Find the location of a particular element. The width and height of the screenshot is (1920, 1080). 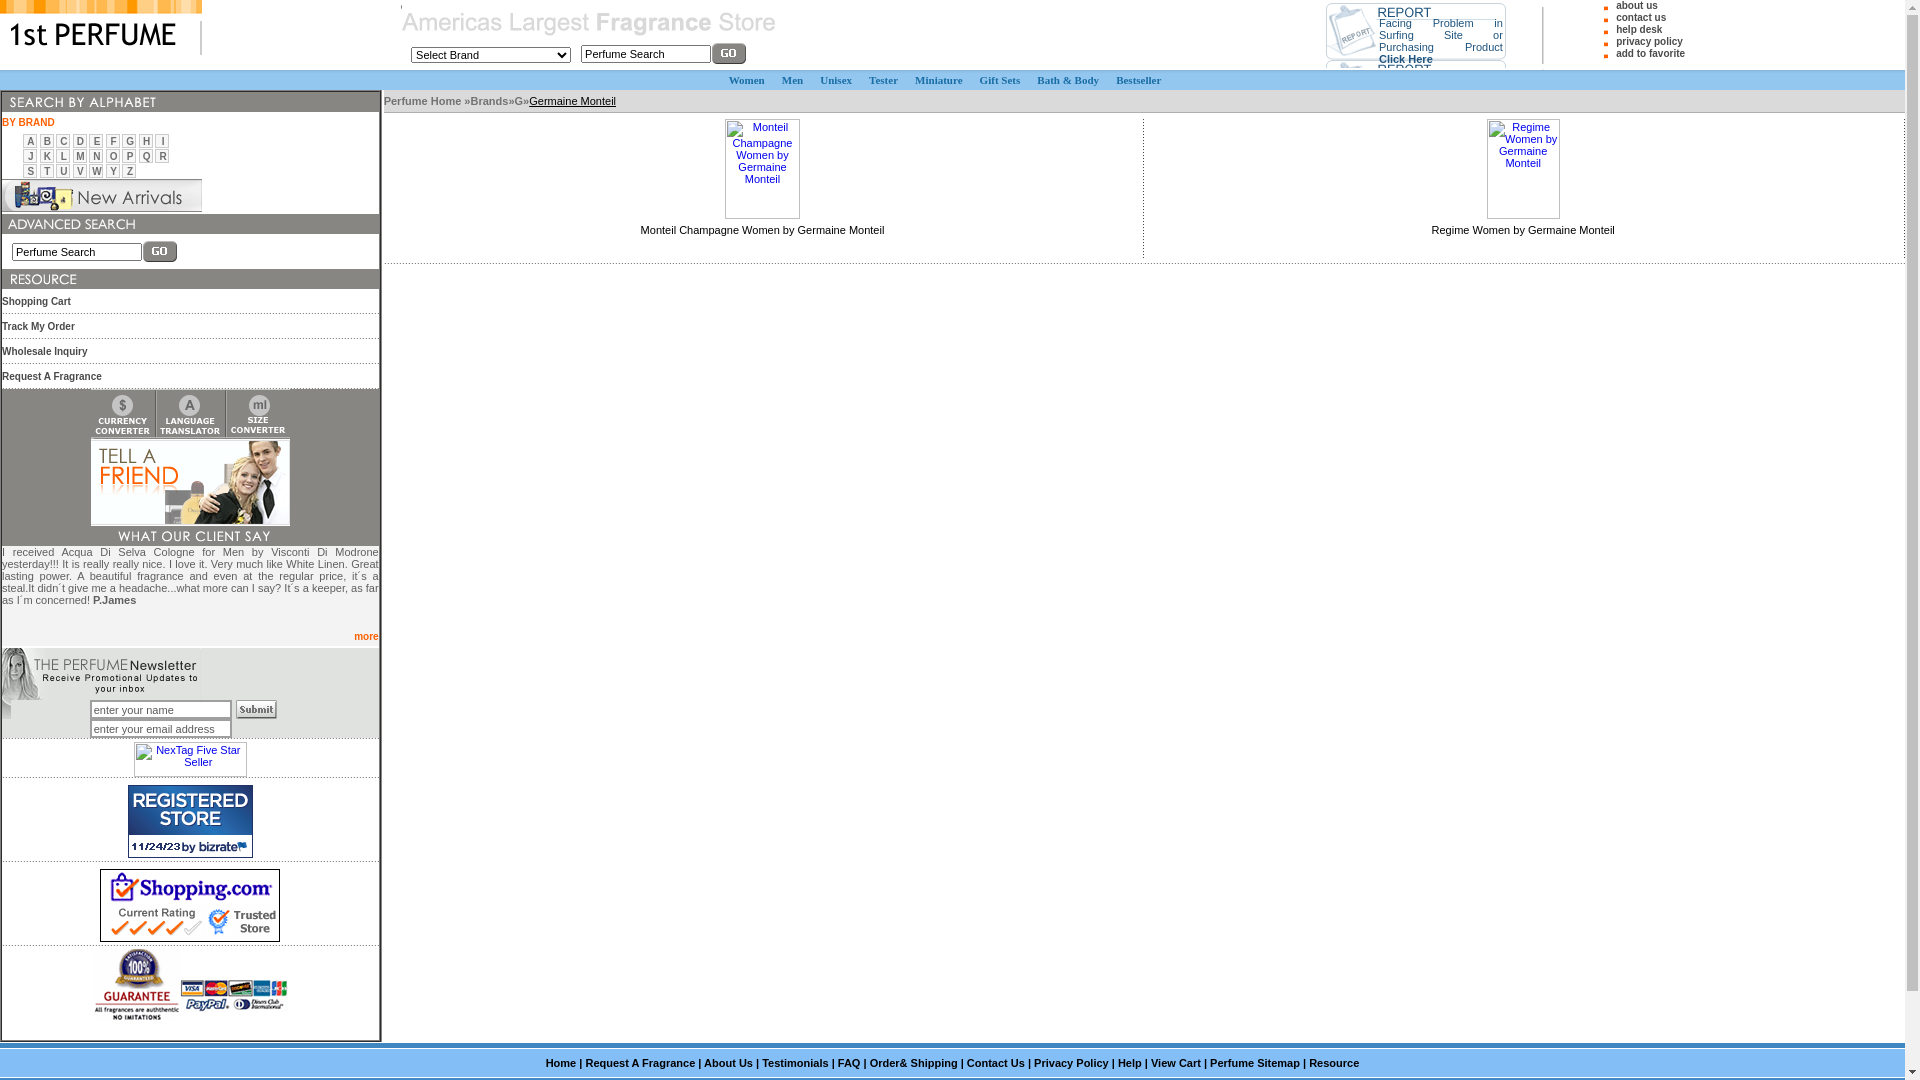

'cheap perfume' is located at coordinates (400, 45).